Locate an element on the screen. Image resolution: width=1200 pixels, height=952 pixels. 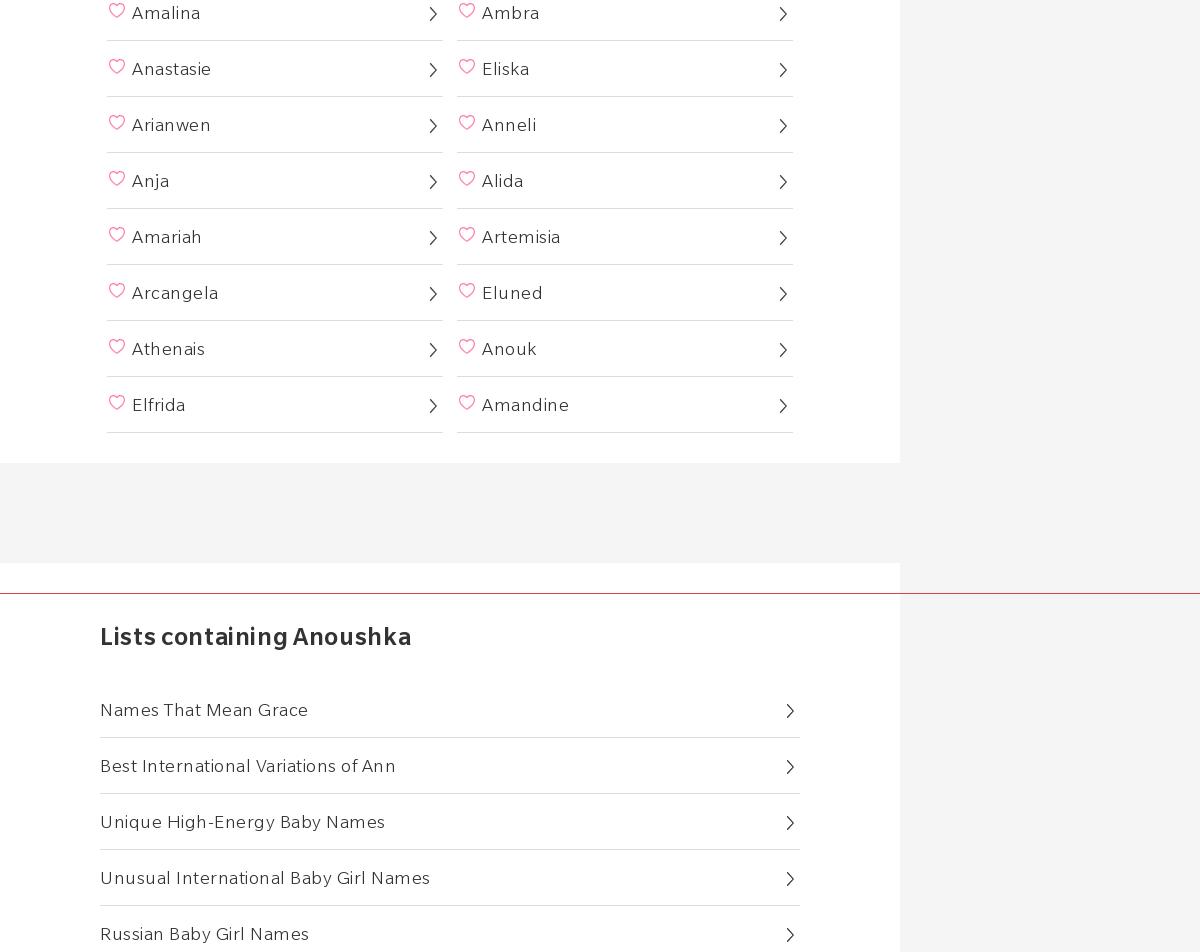
'Arcangela' is located at coordinates (173, 292).